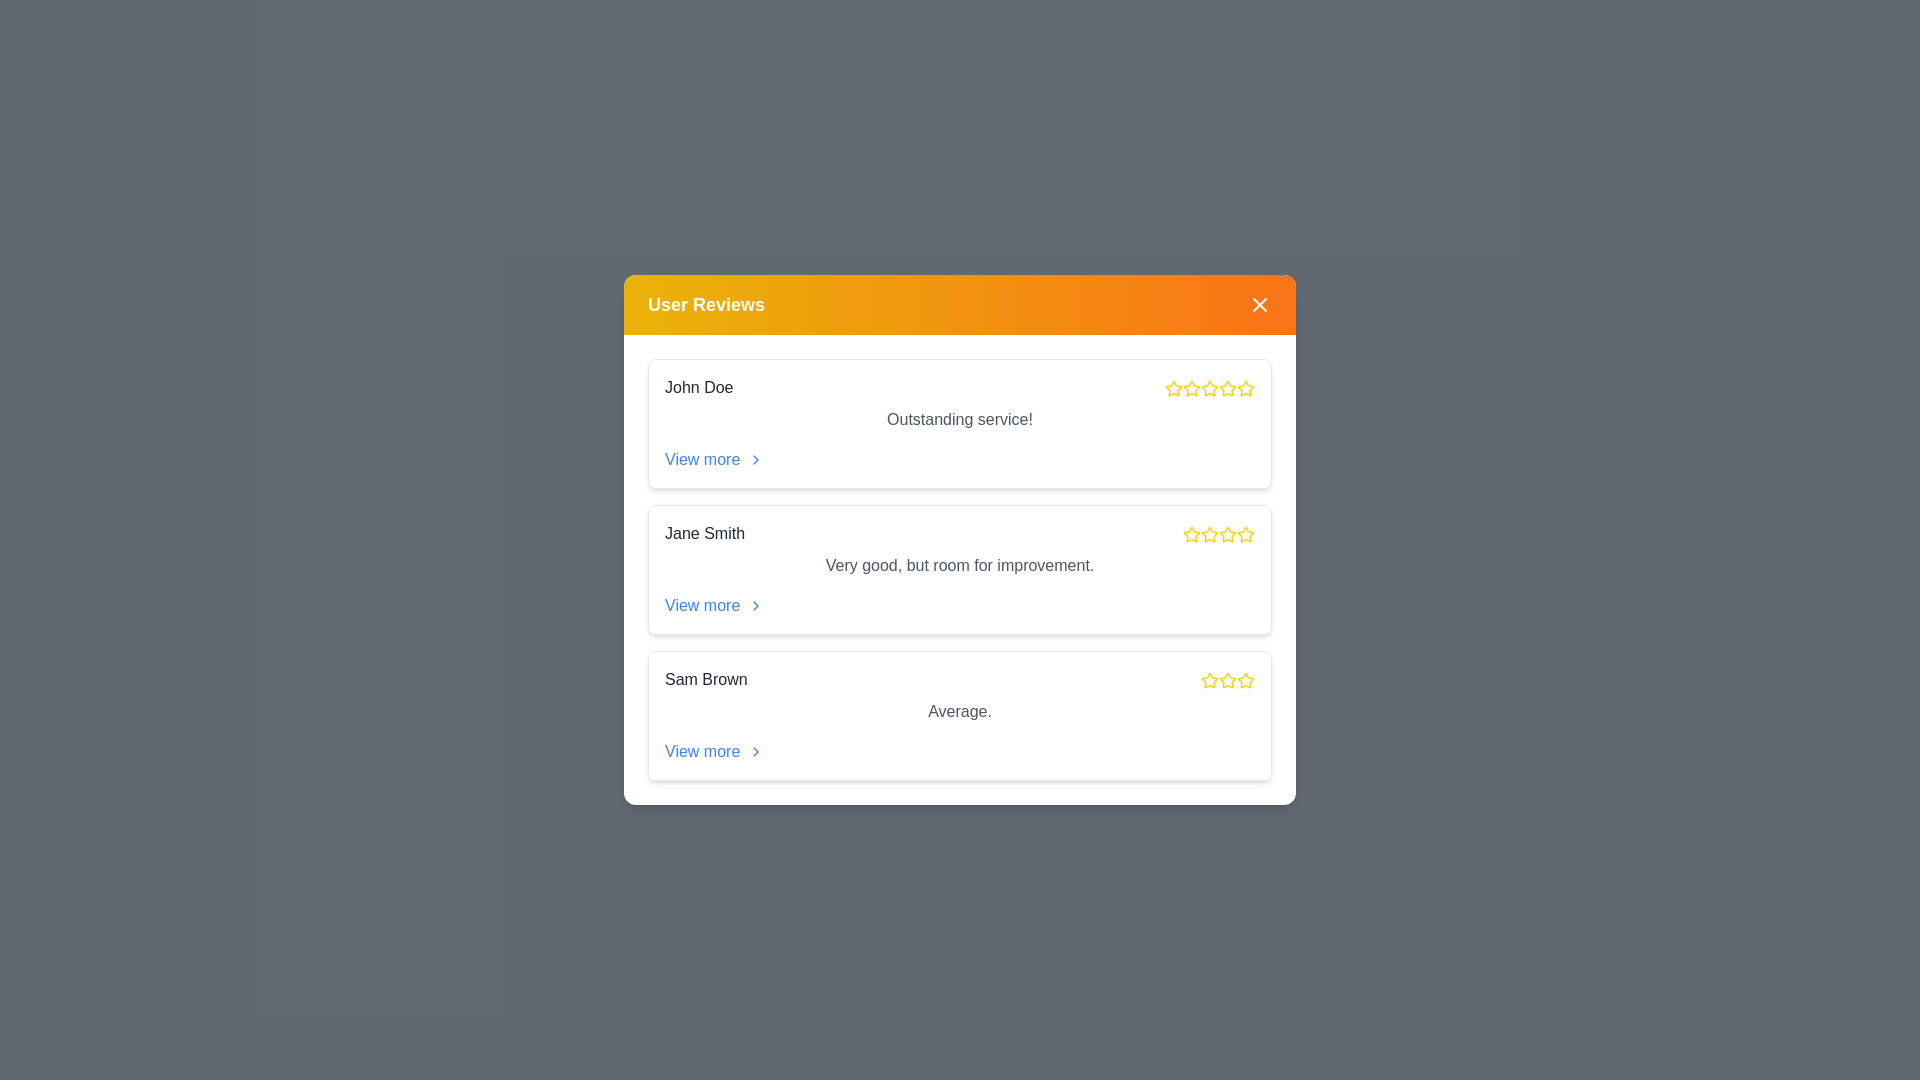 The height and width of the screenshot is (1080, 1920). I want to click on the 'View more' link for the review by Sam Brown, so click(714, 752).